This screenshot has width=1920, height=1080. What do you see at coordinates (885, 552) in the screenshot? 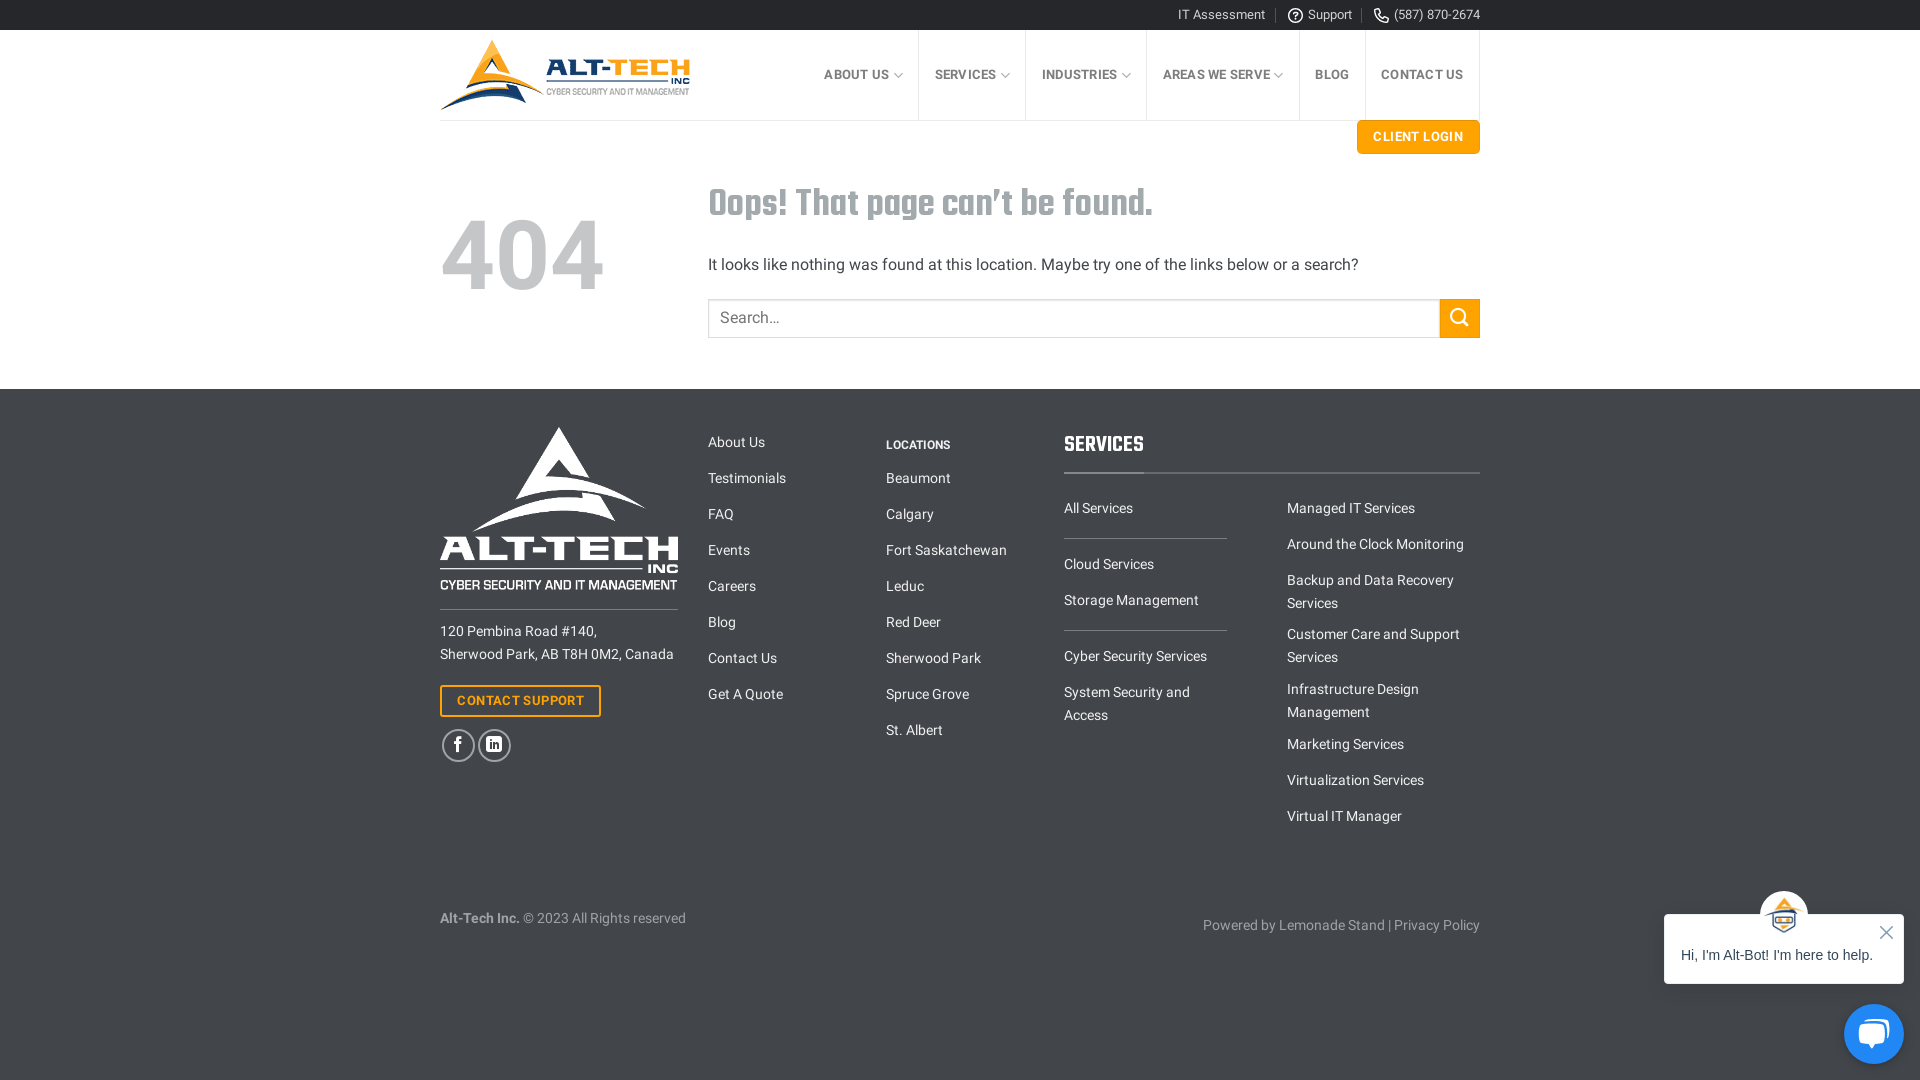
I see `'Fort Saskatchewan'` at bounding box center [885, 552].